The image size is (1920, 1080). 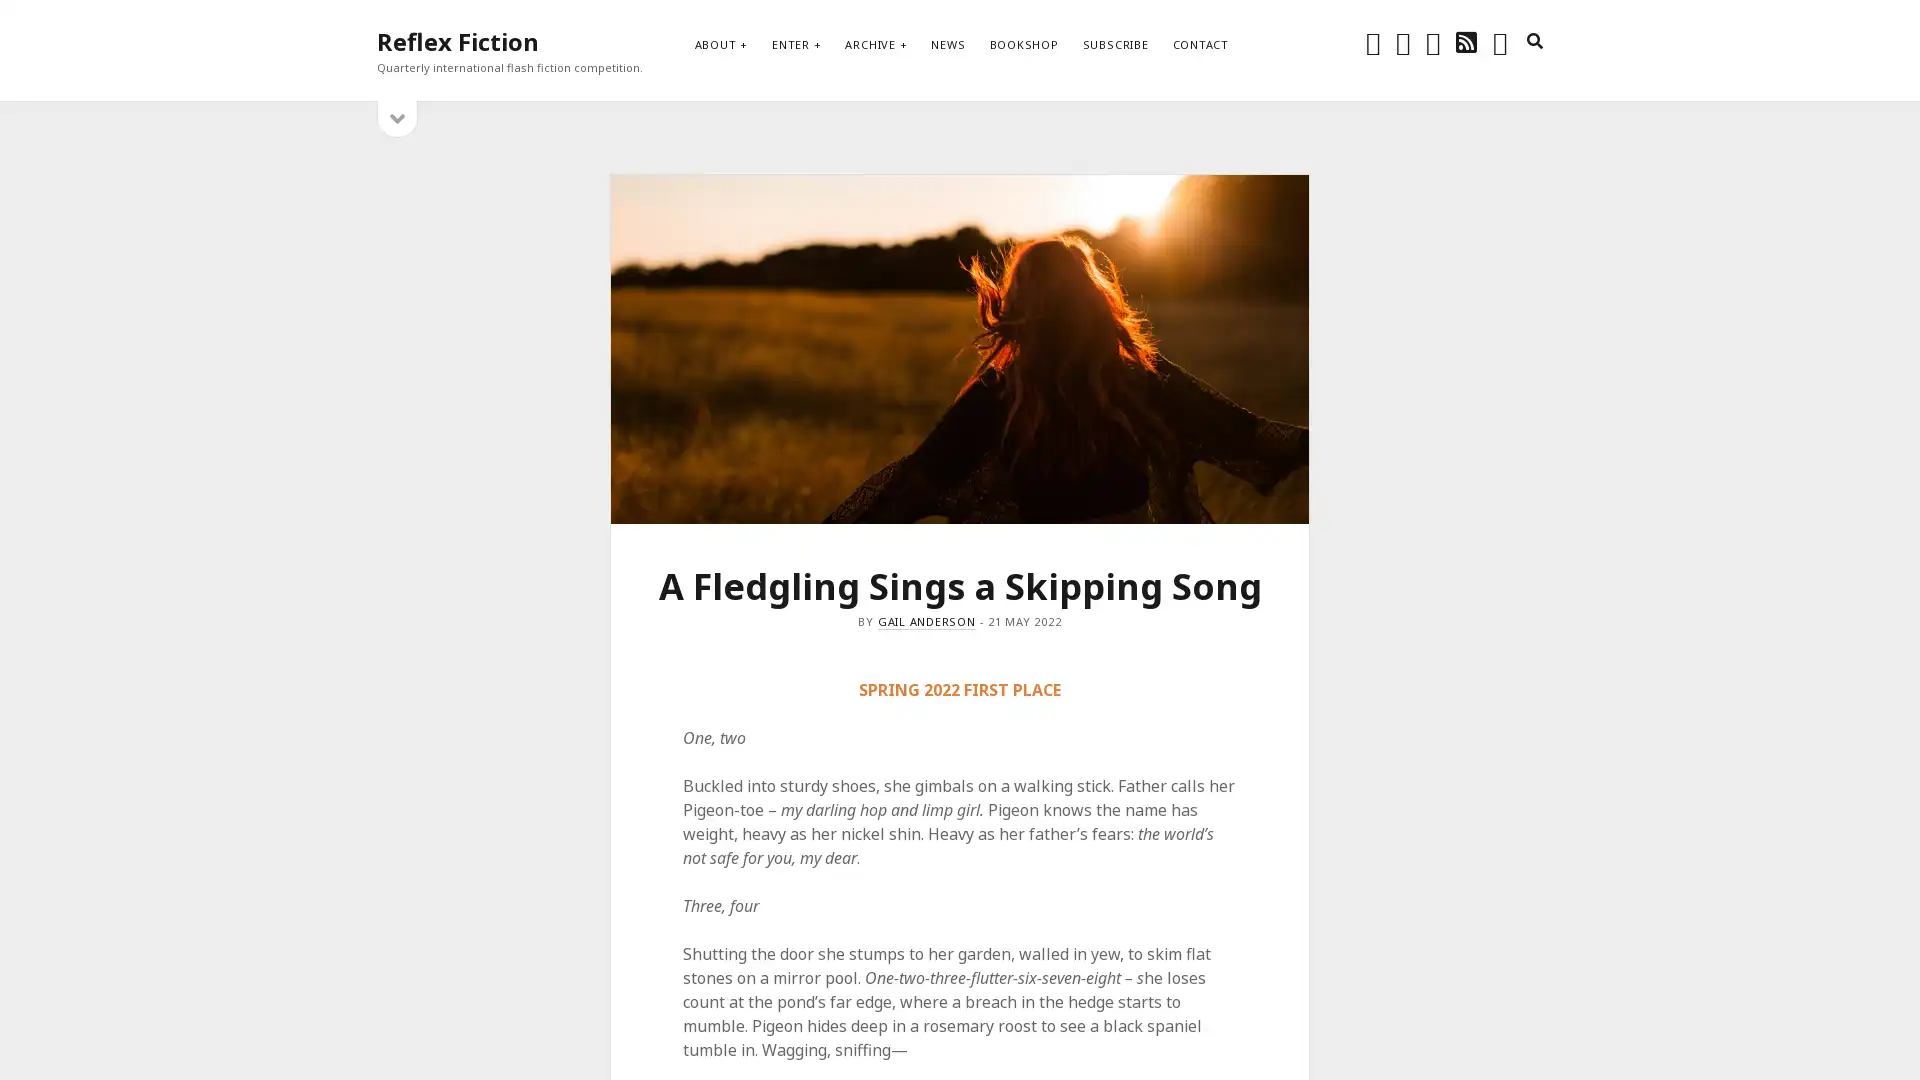 I want to click on Subscribe, so click(x=1207, y=231).